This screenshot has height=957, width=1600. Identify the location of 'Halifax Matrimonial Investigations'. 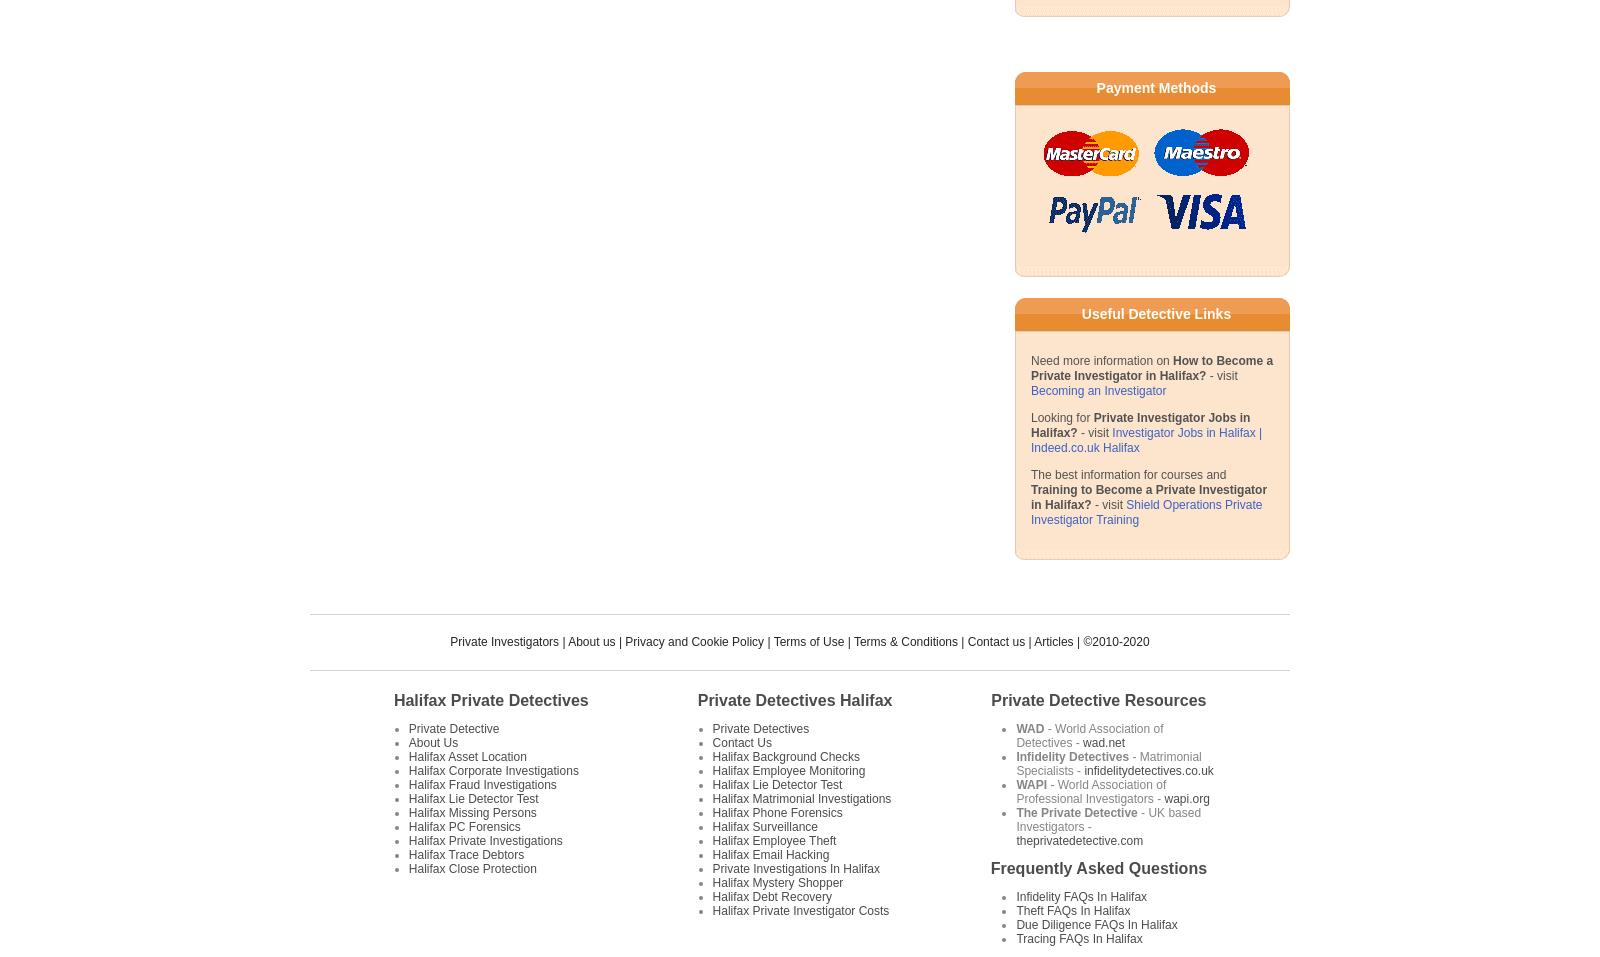
(800, 797).